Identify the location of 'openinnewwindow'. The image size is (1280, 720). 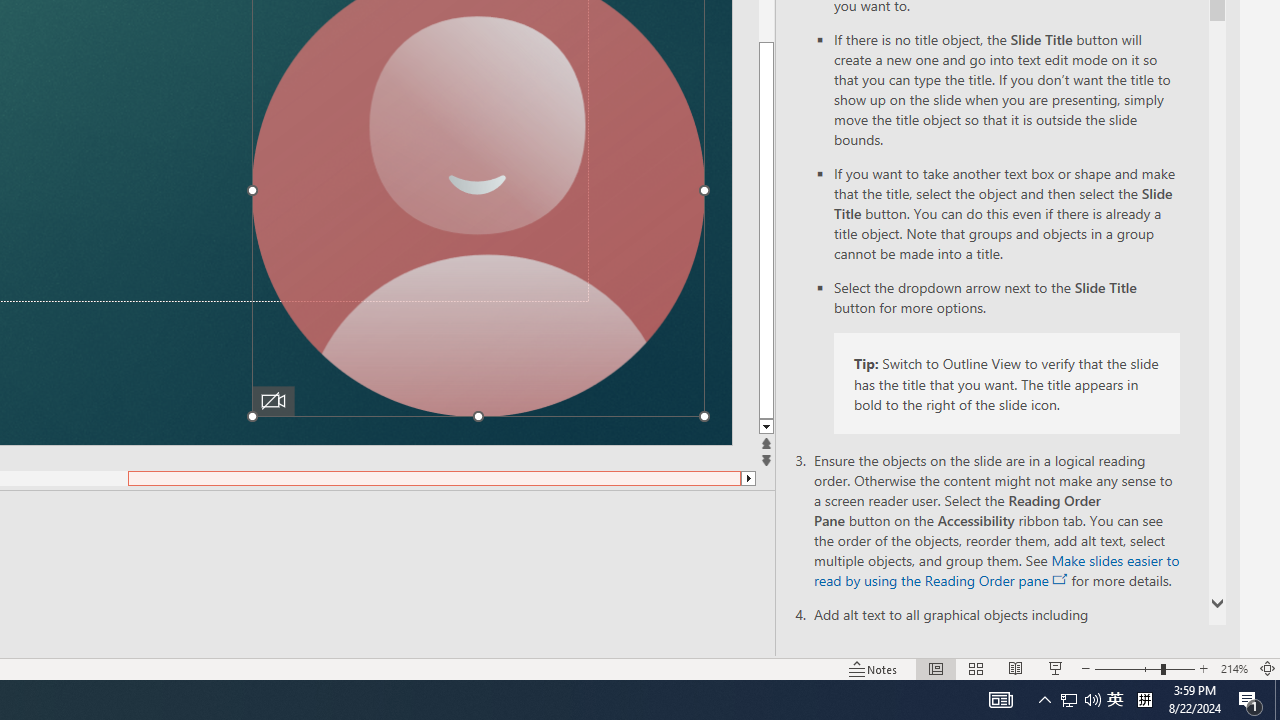
(1059, 579).